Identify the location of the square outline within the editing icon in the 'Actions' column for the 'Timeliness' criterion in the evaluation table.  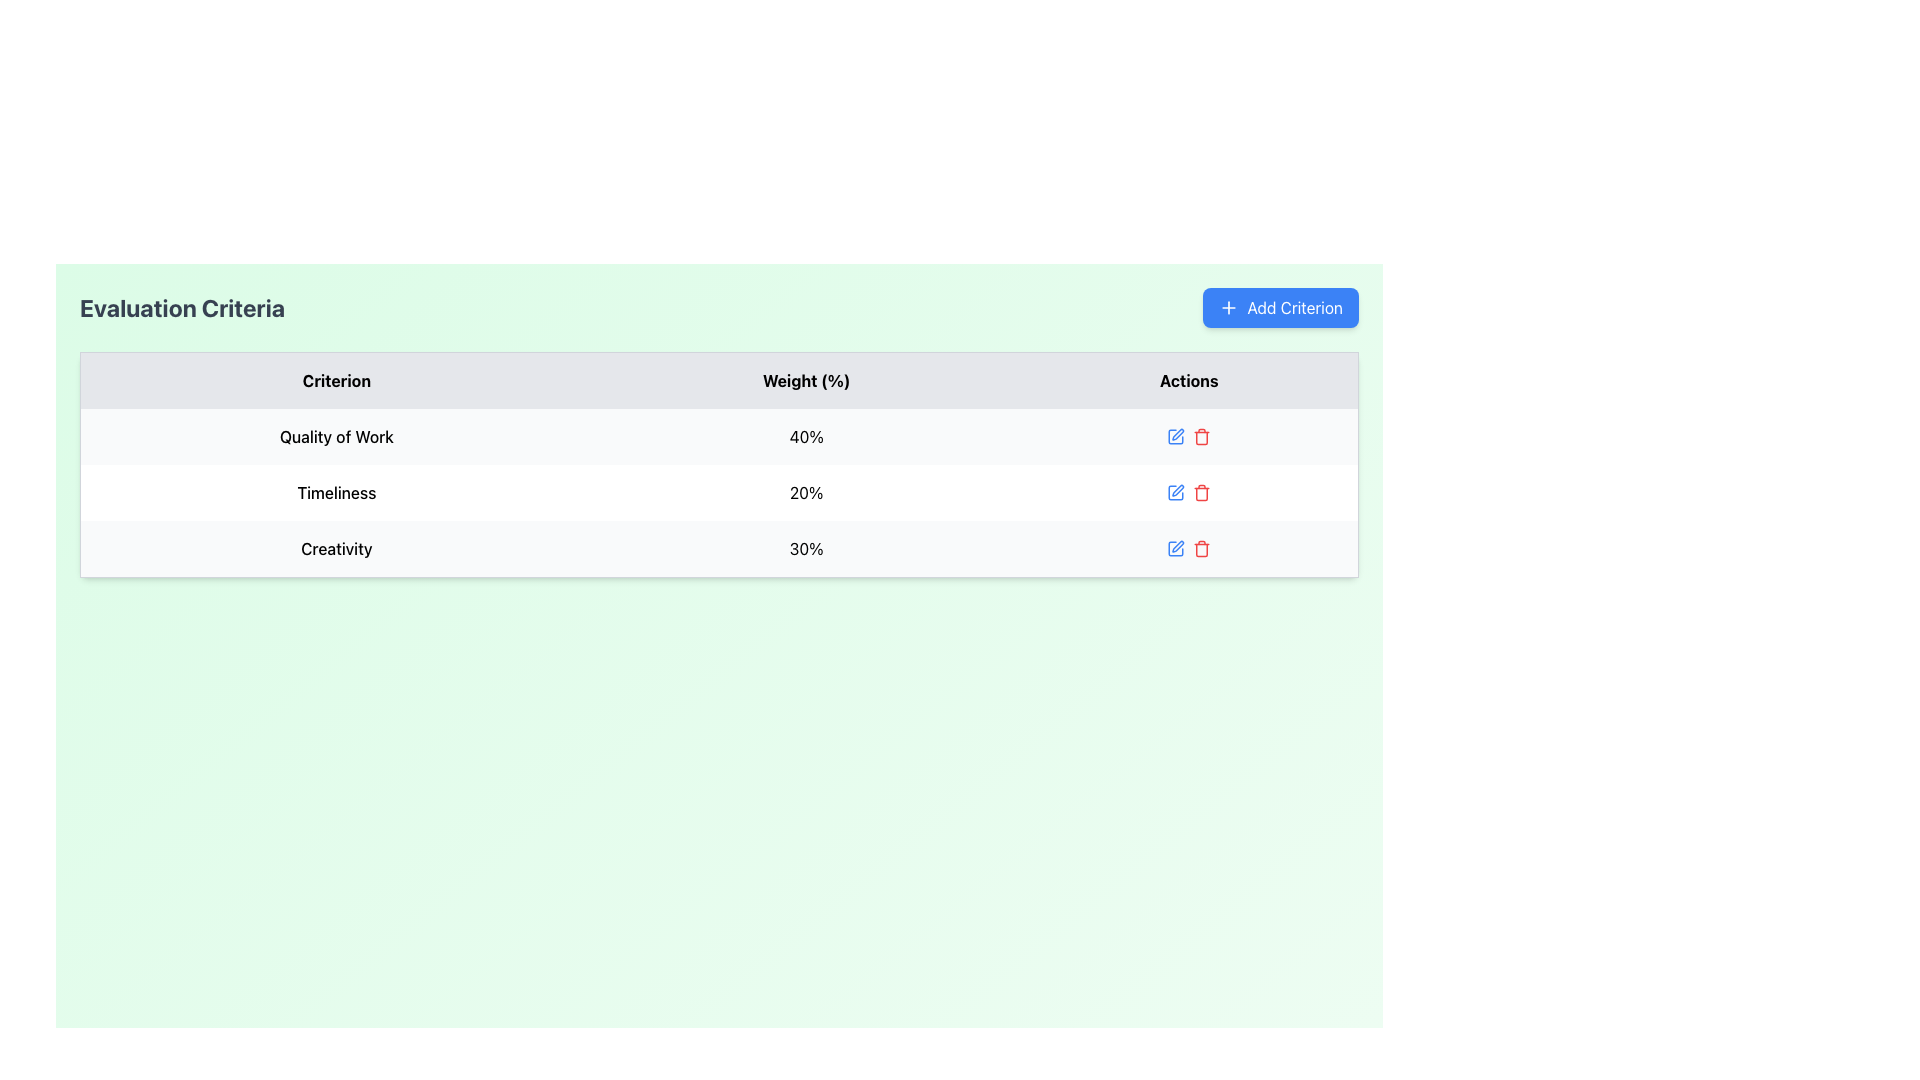
(1176, 493).